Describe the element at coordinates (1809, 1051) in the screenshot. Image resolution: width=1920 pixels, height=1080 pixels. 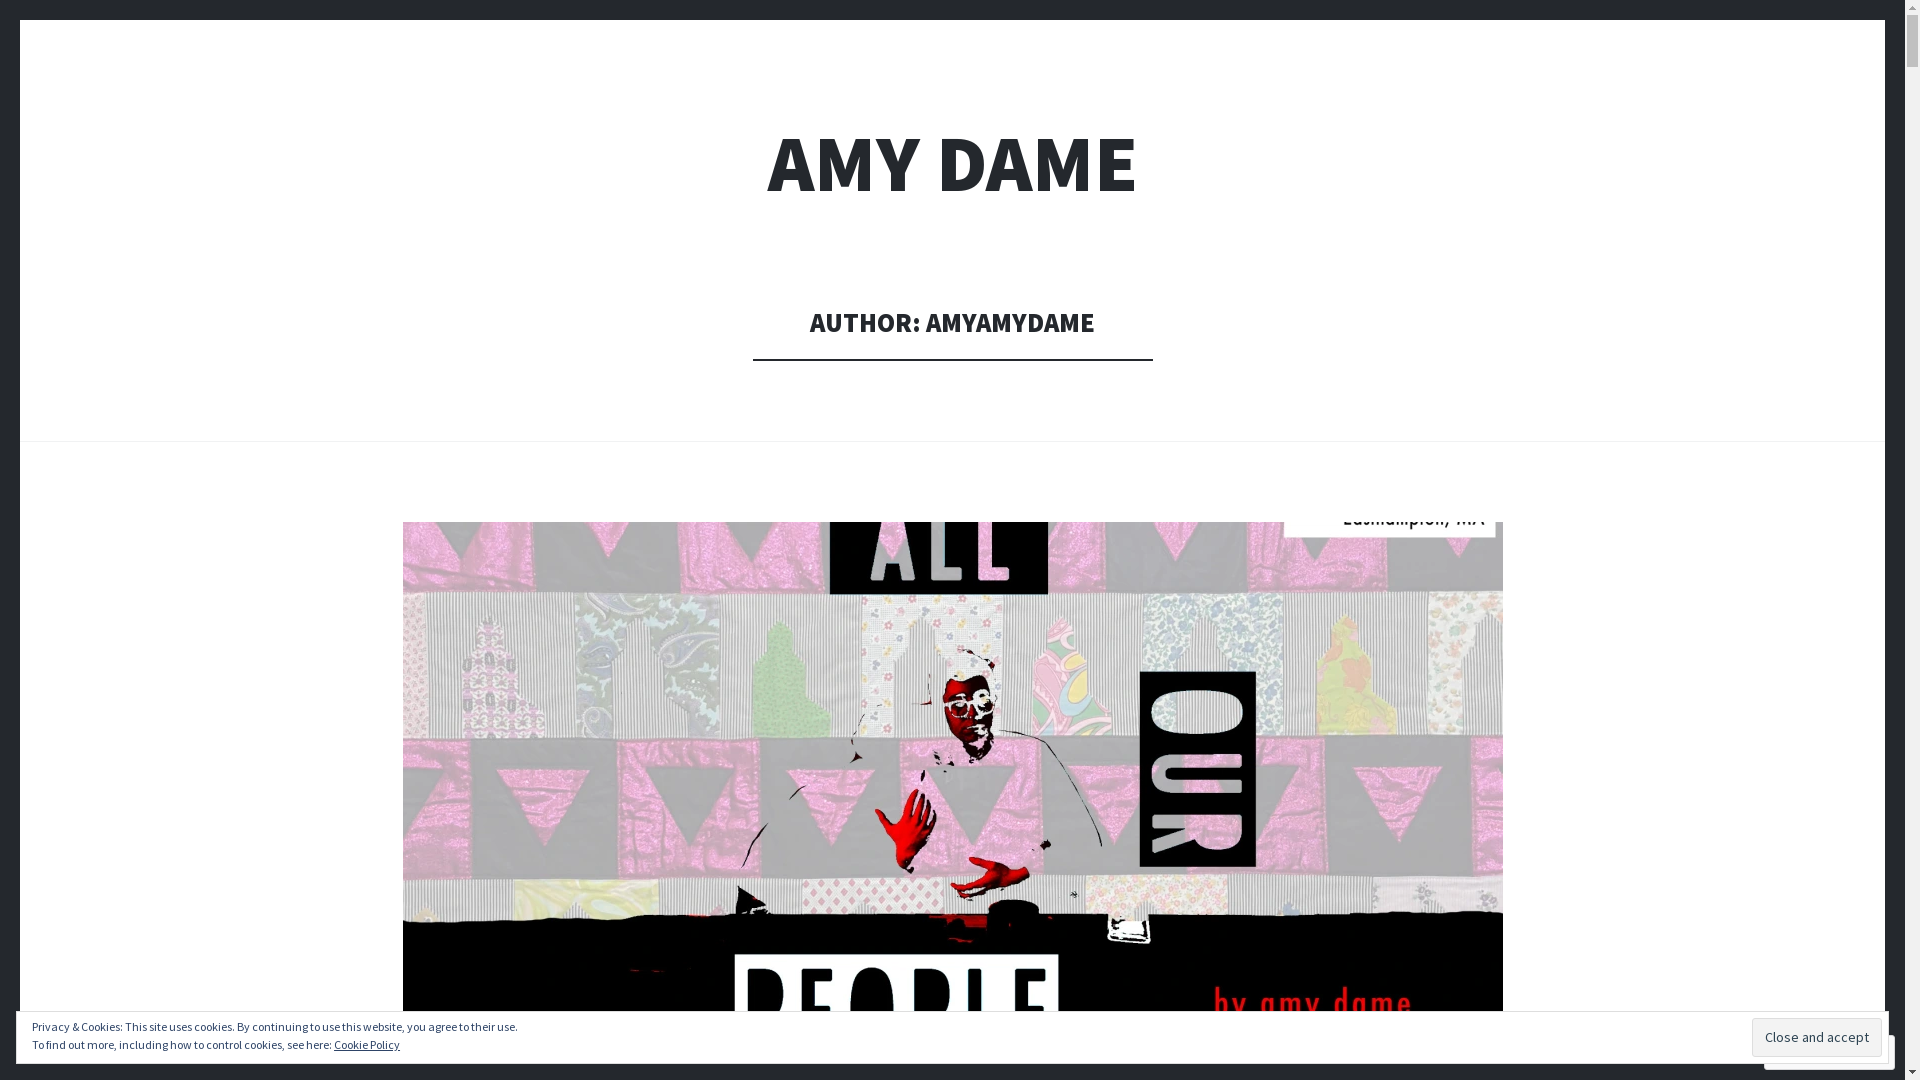
I see `'Follow'` at that location.